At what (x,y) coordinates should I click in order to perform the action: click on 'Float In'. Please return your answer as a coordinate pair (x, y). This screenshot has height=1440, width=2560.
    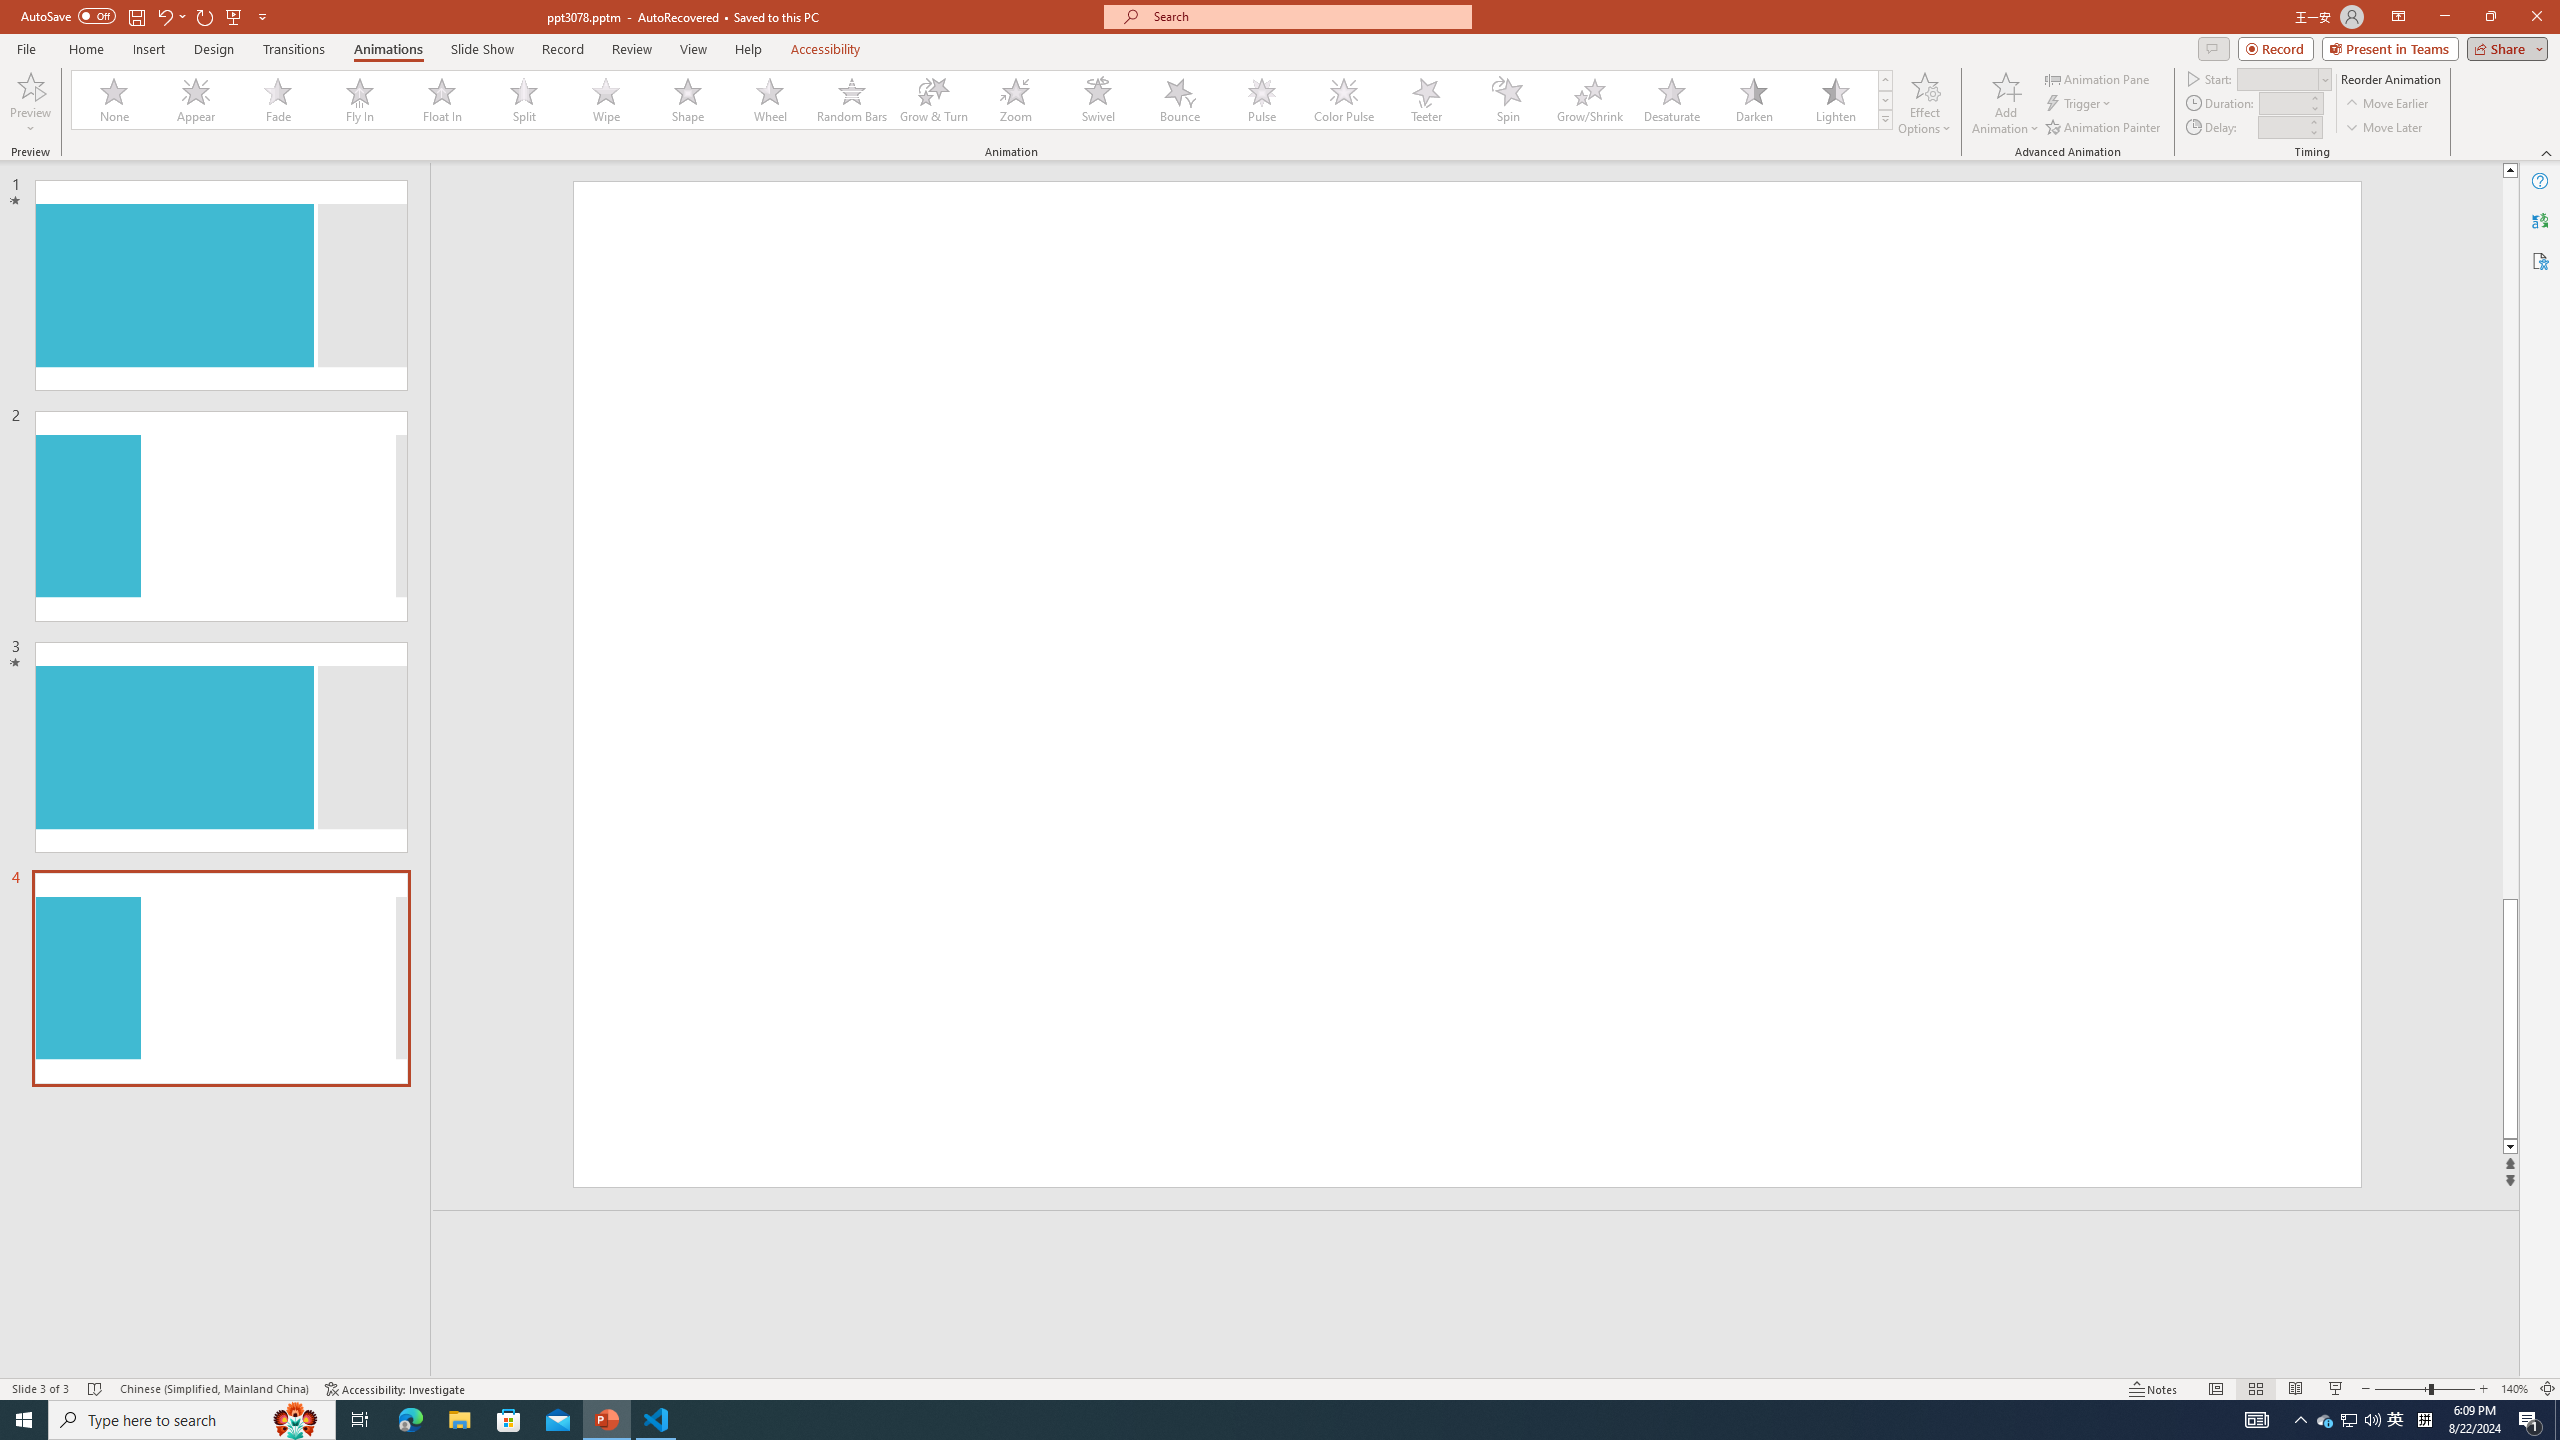
    Looking at the image, I should click on (441, 99).